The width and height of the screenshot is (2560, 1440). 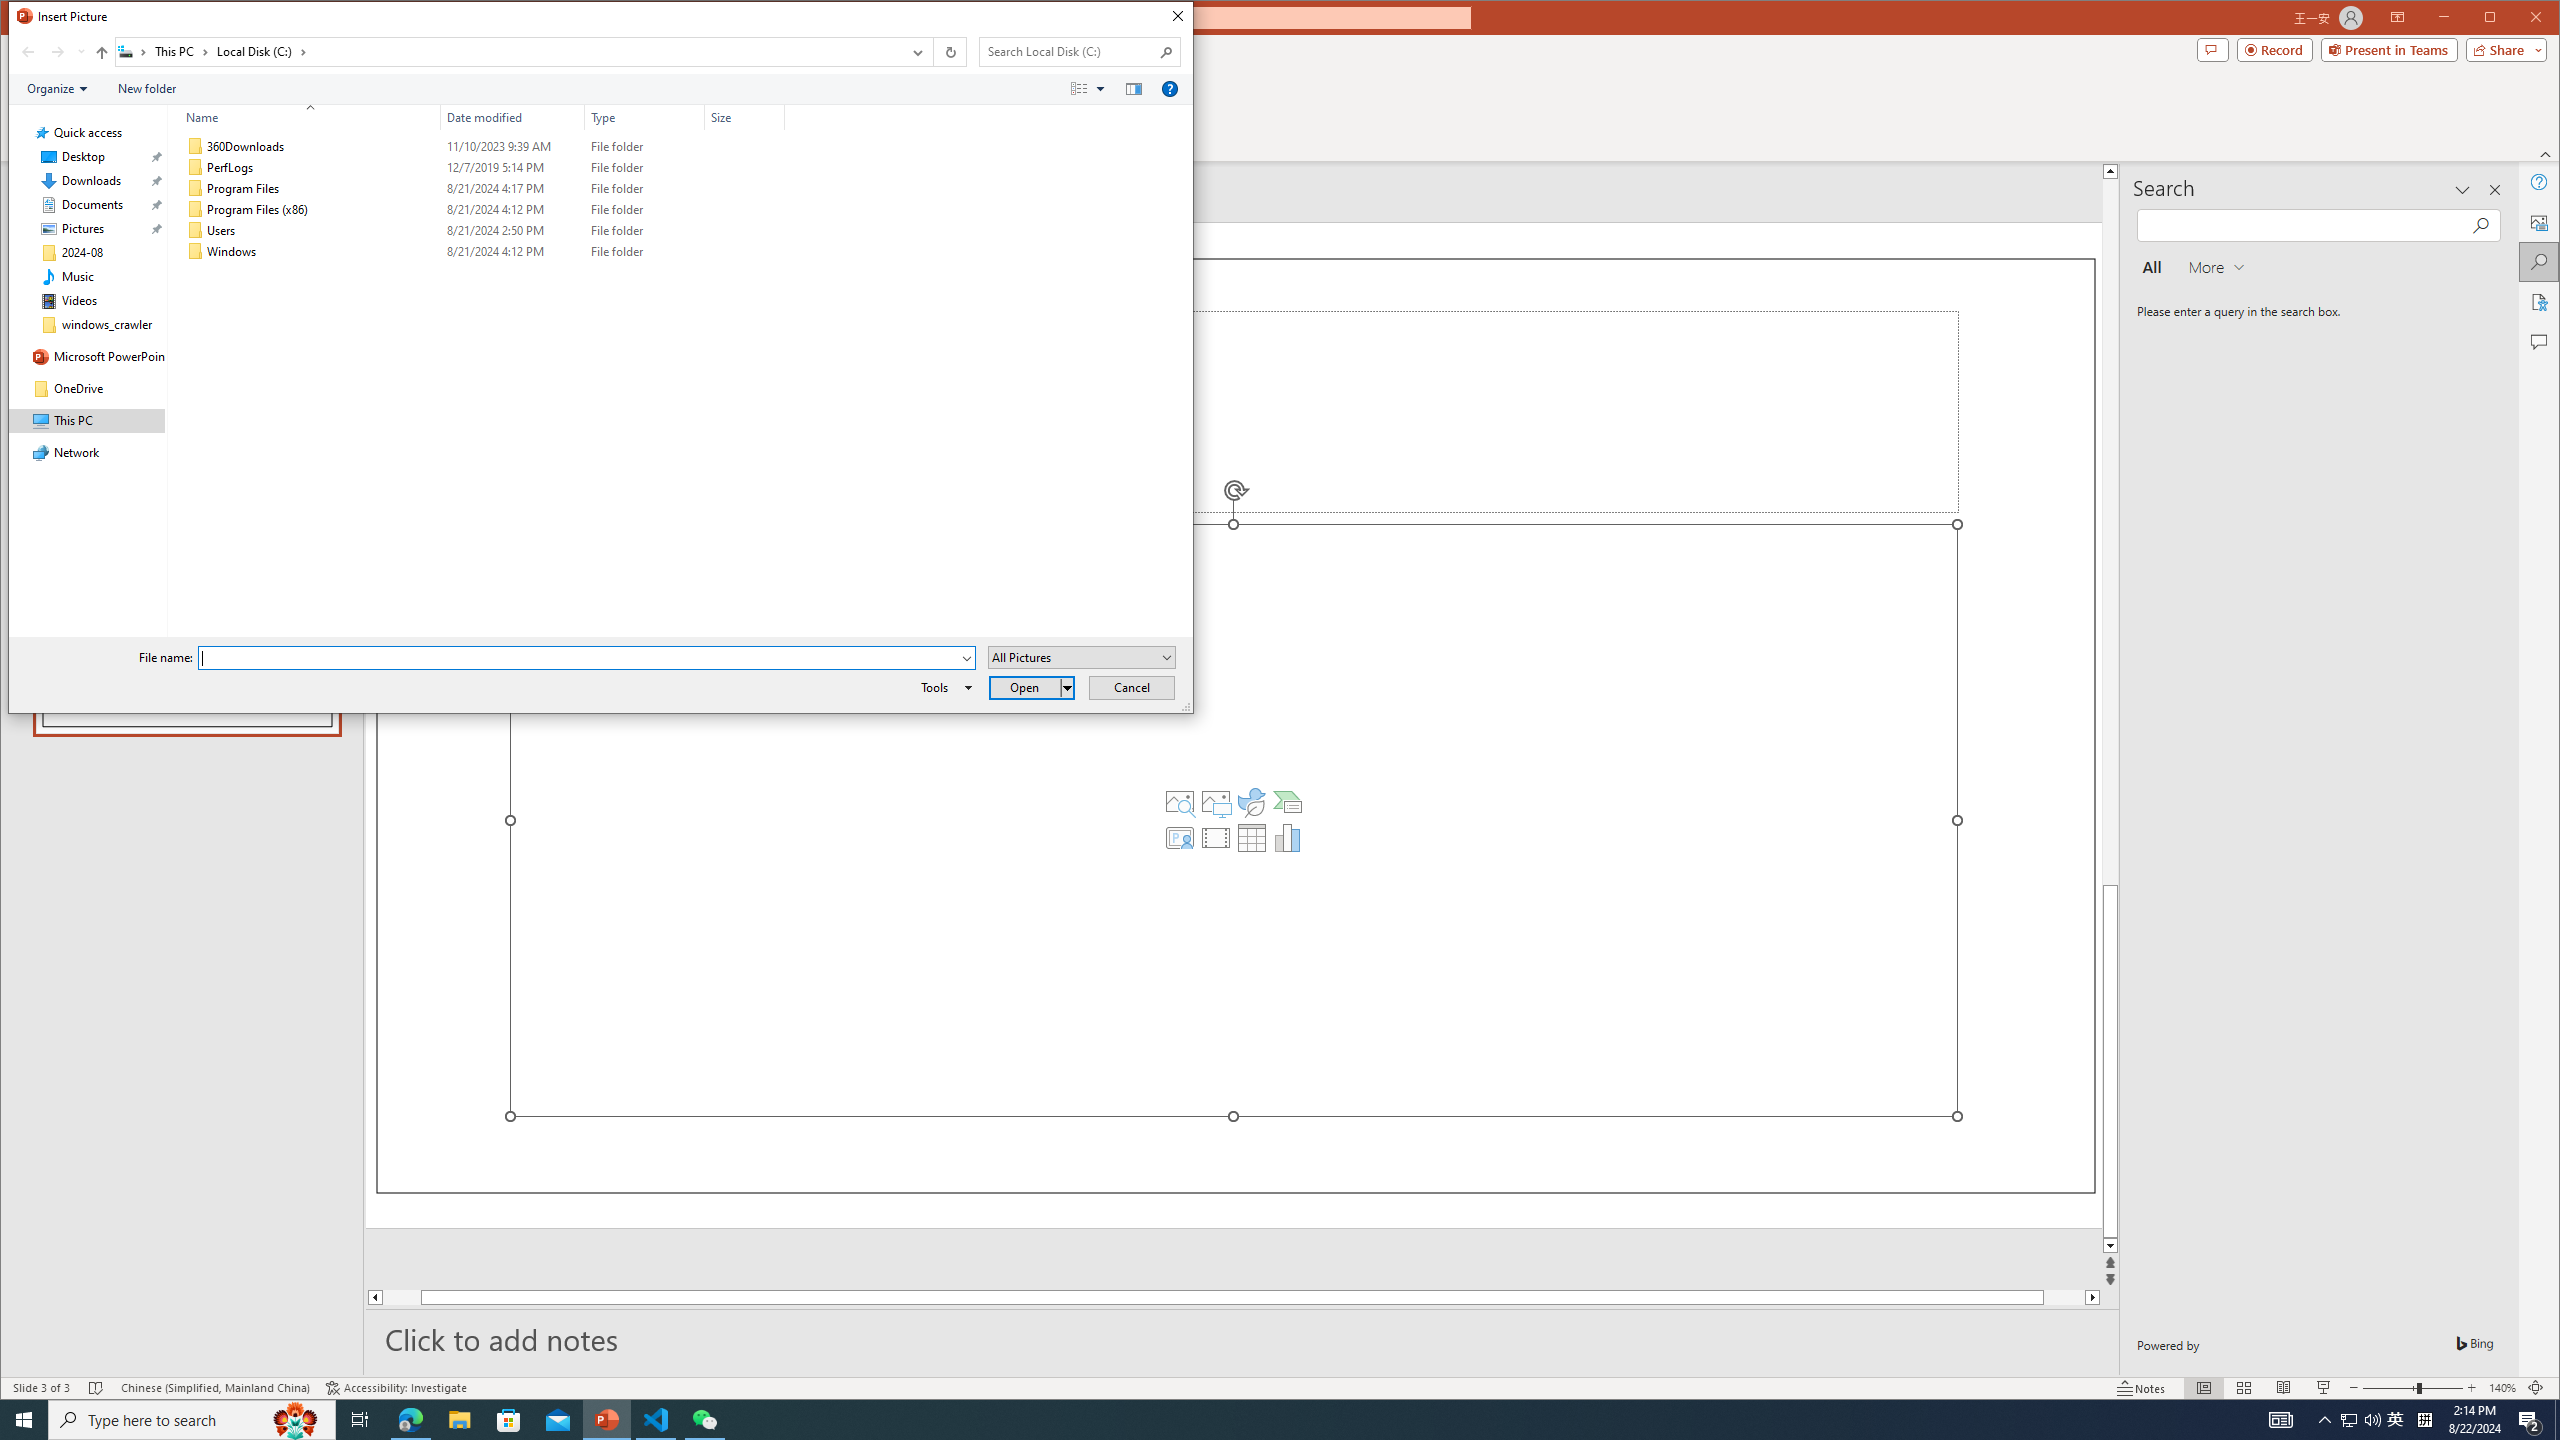 What do you see at coordinates (942, 686) in the screenshot?
I see `'Tools'` at bounding box center [942, 686].